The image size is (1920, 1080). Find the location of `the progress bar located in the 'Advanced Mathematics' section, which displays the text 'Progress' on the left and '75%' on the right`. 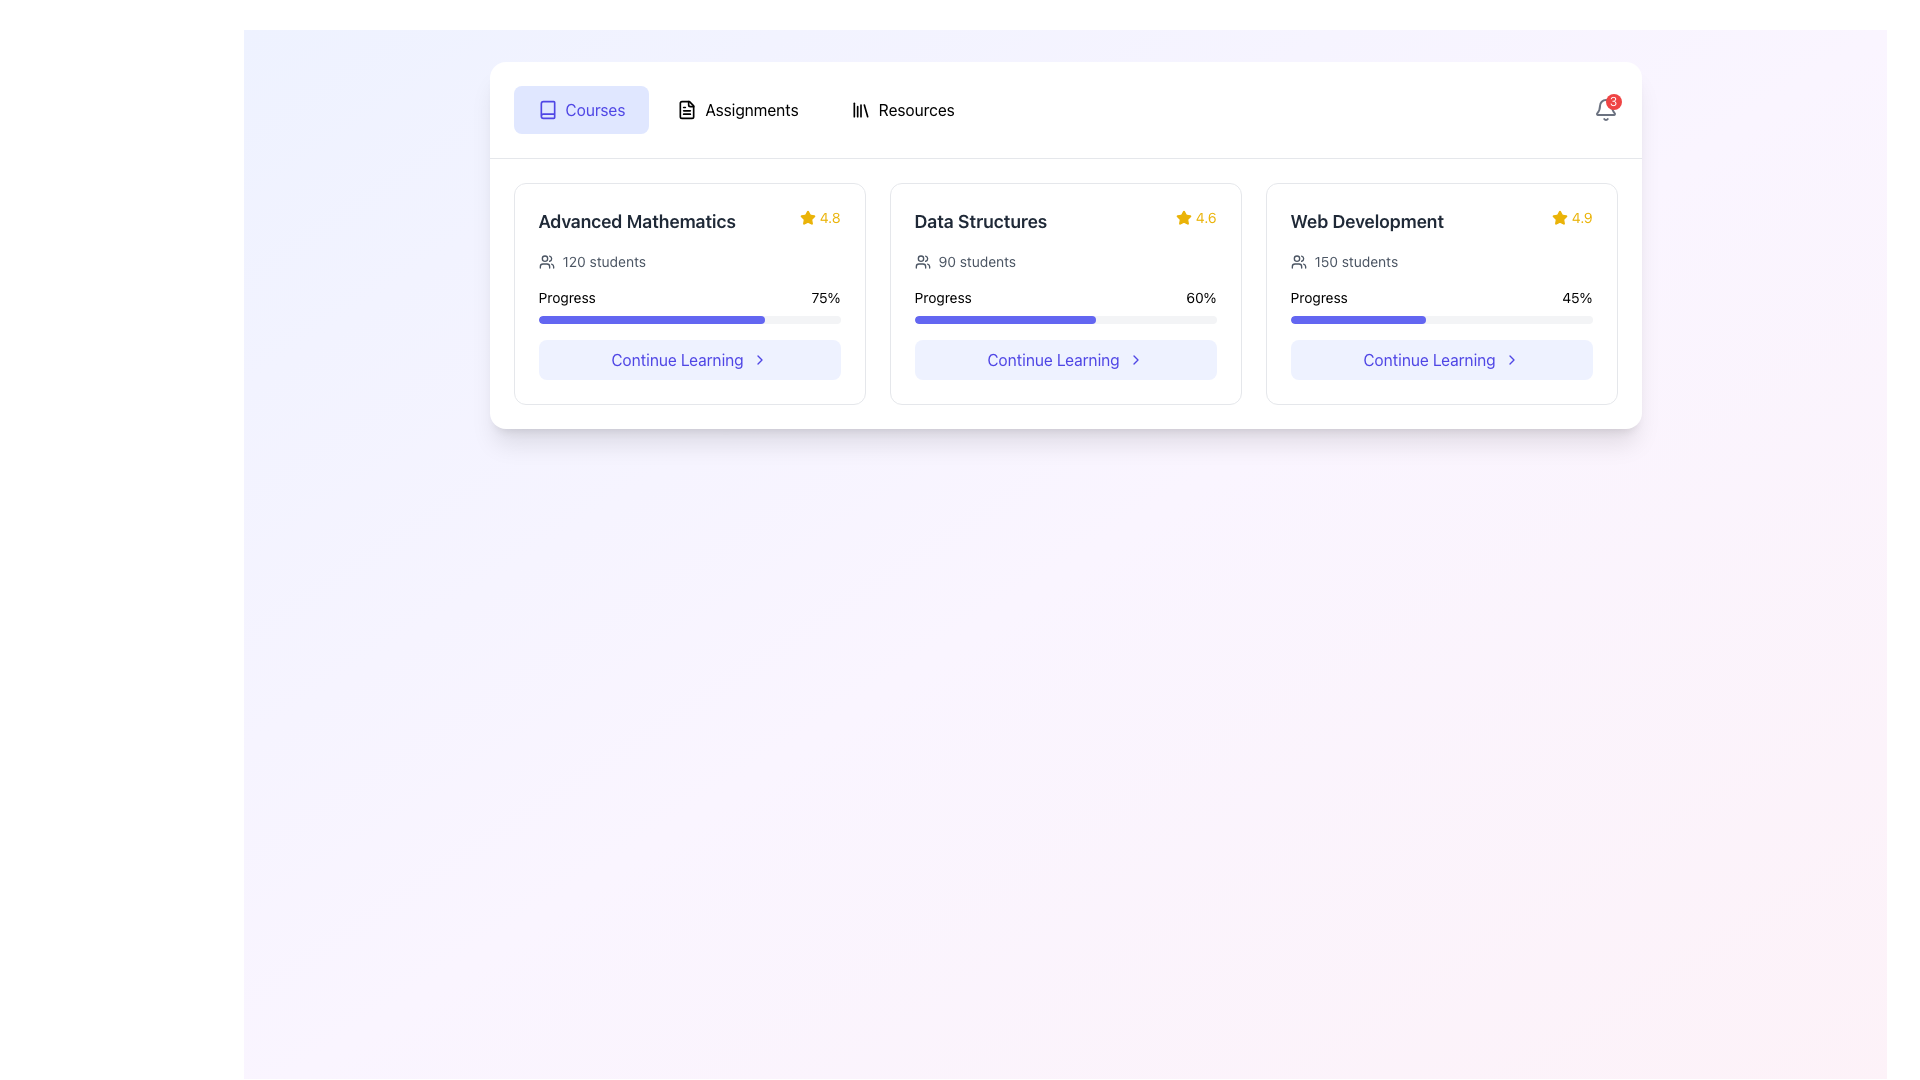

the progress bar located in the 'Advanced Mathematics' section, which displays the text 'Progress' on the left and '75%' on the right is located at coordinates (689, 305).